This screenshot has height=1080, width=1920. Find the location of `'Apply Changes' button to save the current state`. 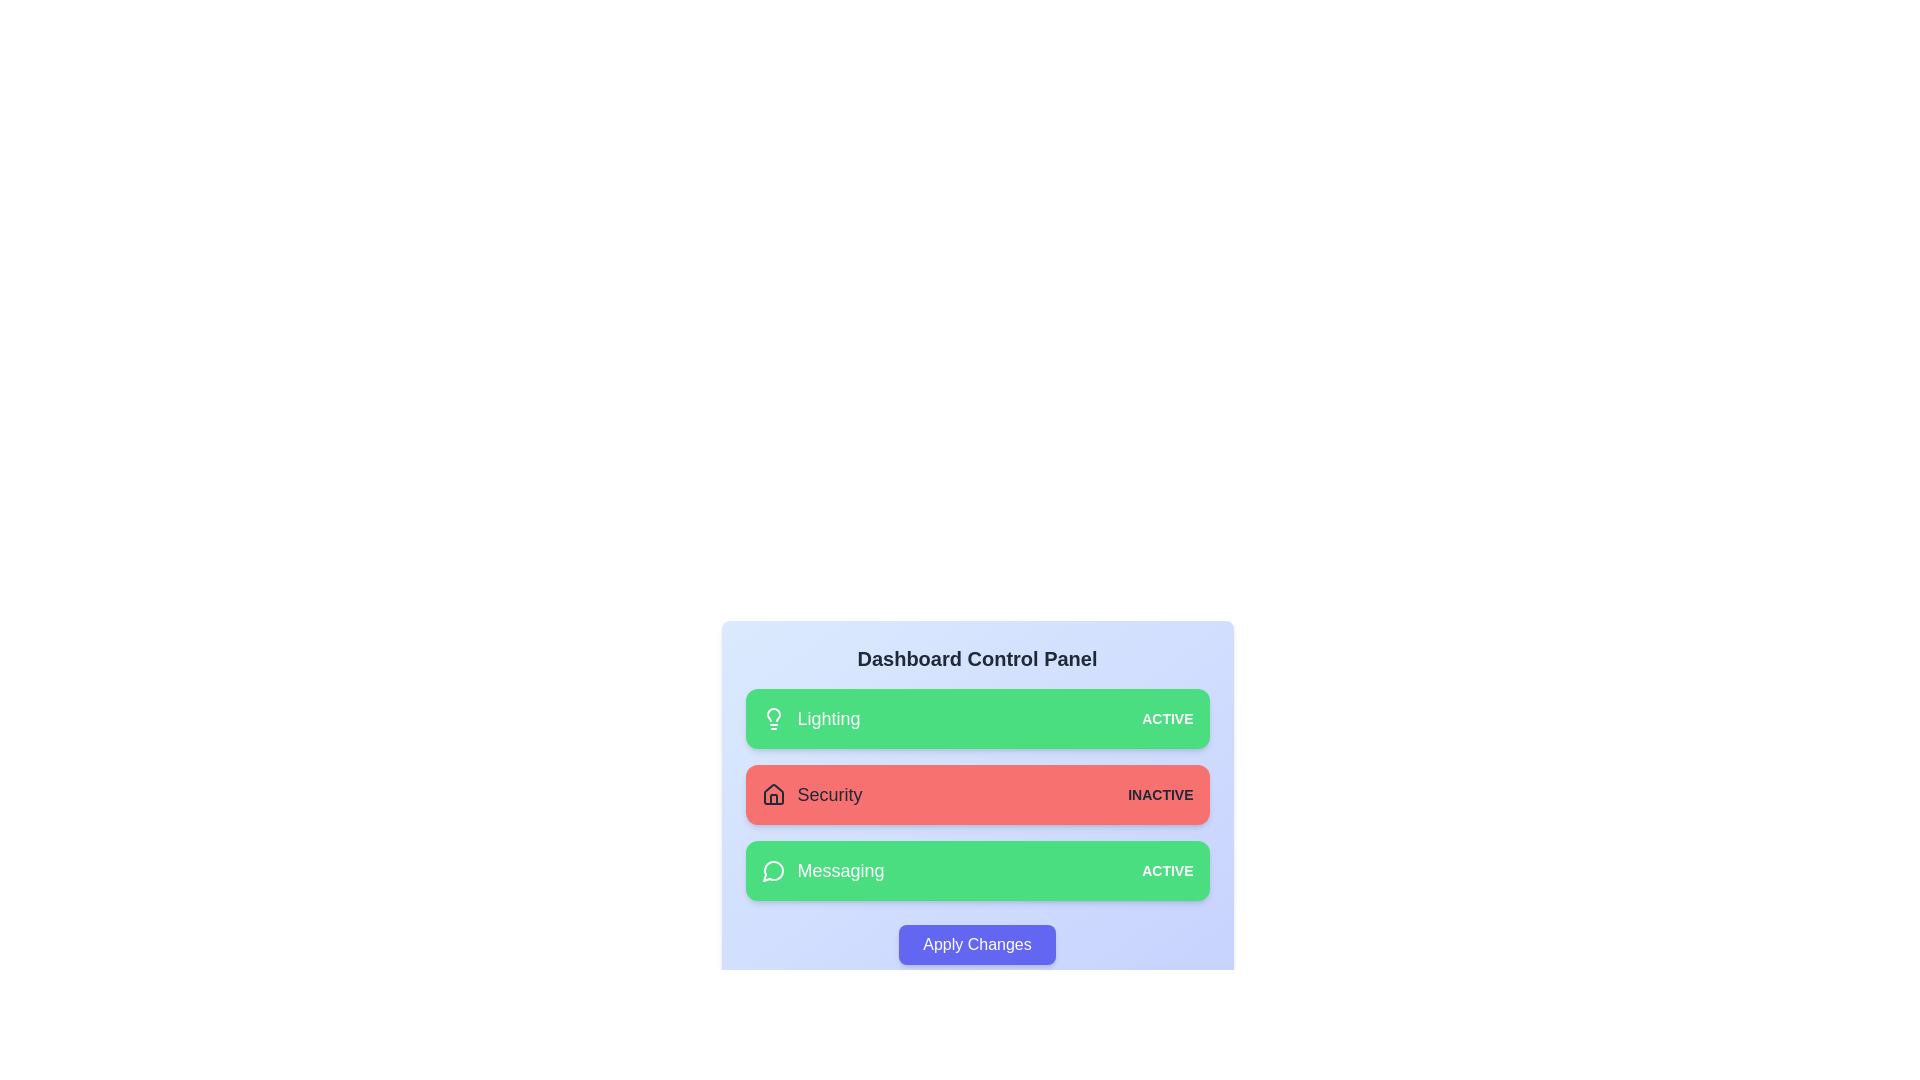

'Apply Changes' button to save the current state is located at coordinates (977, 945).